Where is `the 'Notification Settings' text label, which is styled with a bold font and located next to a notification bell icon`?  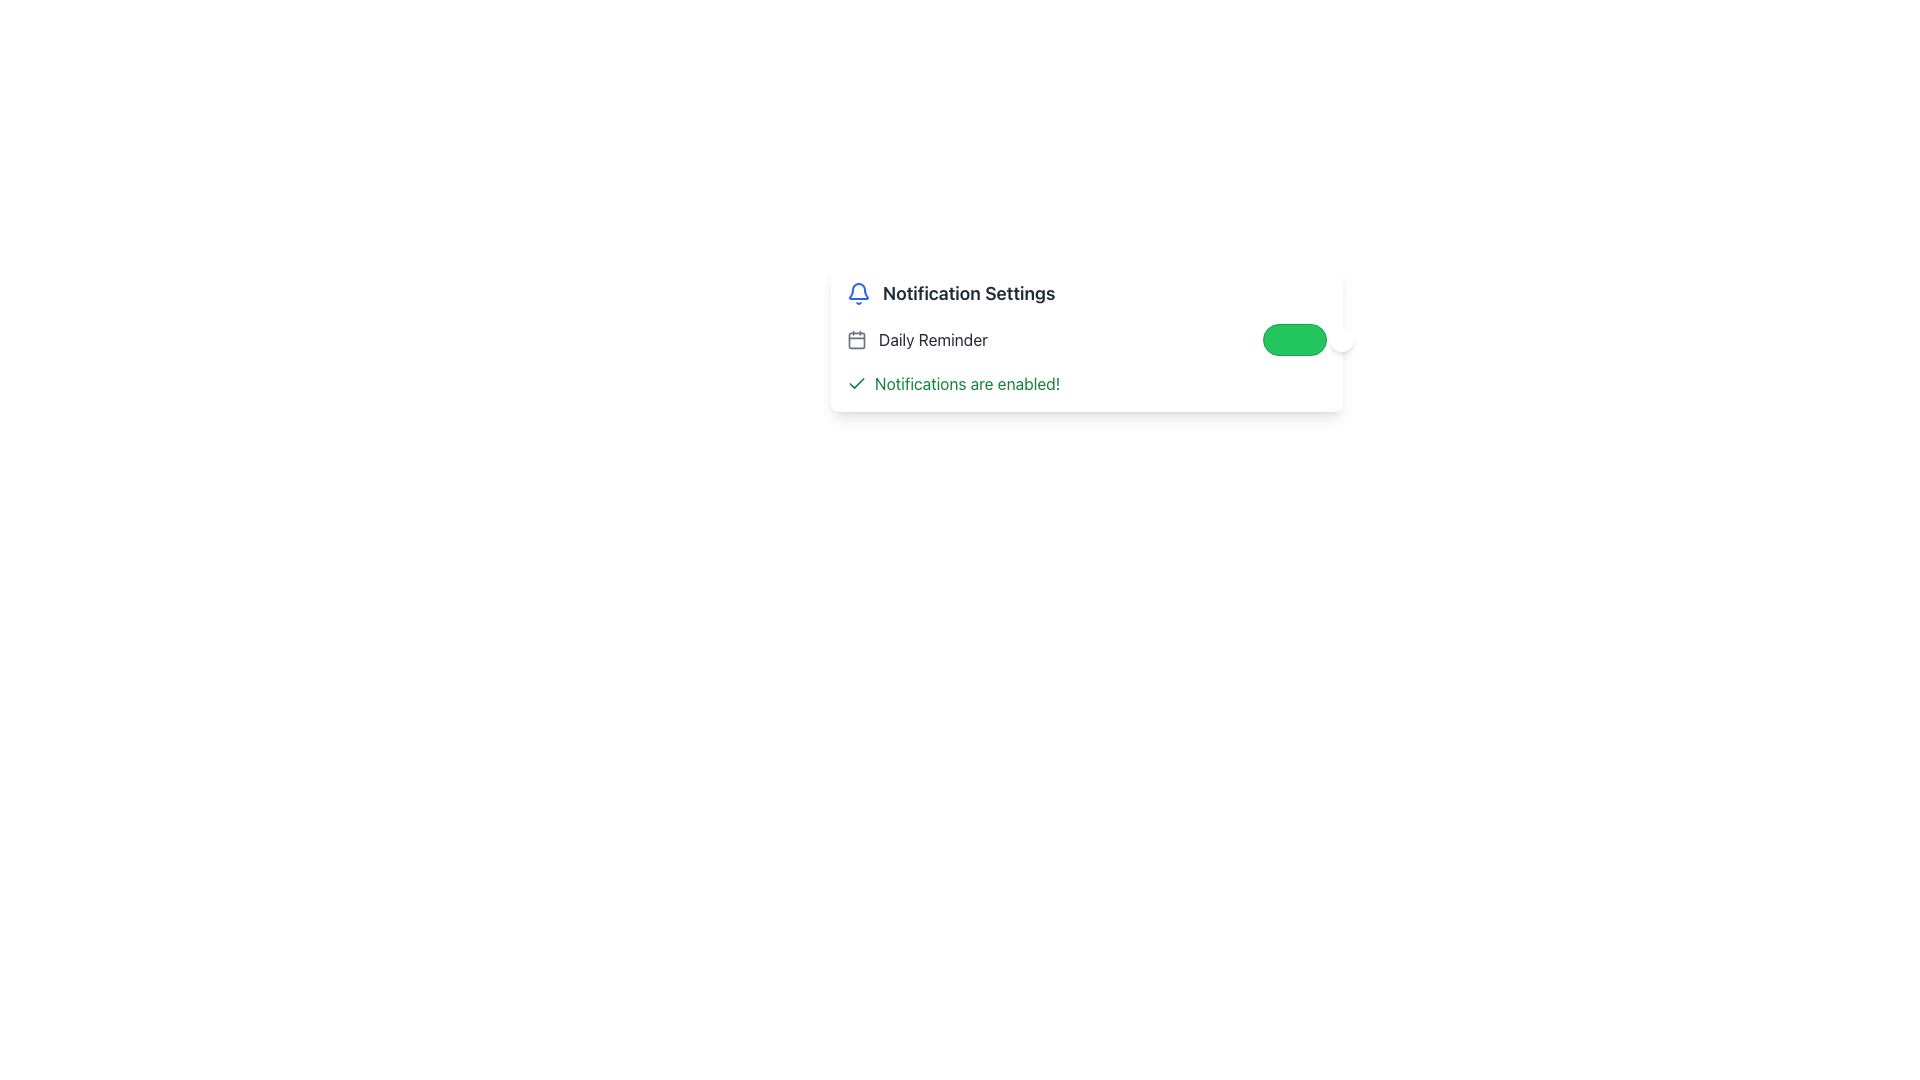 the 'Notification Settings' text label, which is styled with a bold font and located next to a notification bell icon is located at coordinates (969, 293).